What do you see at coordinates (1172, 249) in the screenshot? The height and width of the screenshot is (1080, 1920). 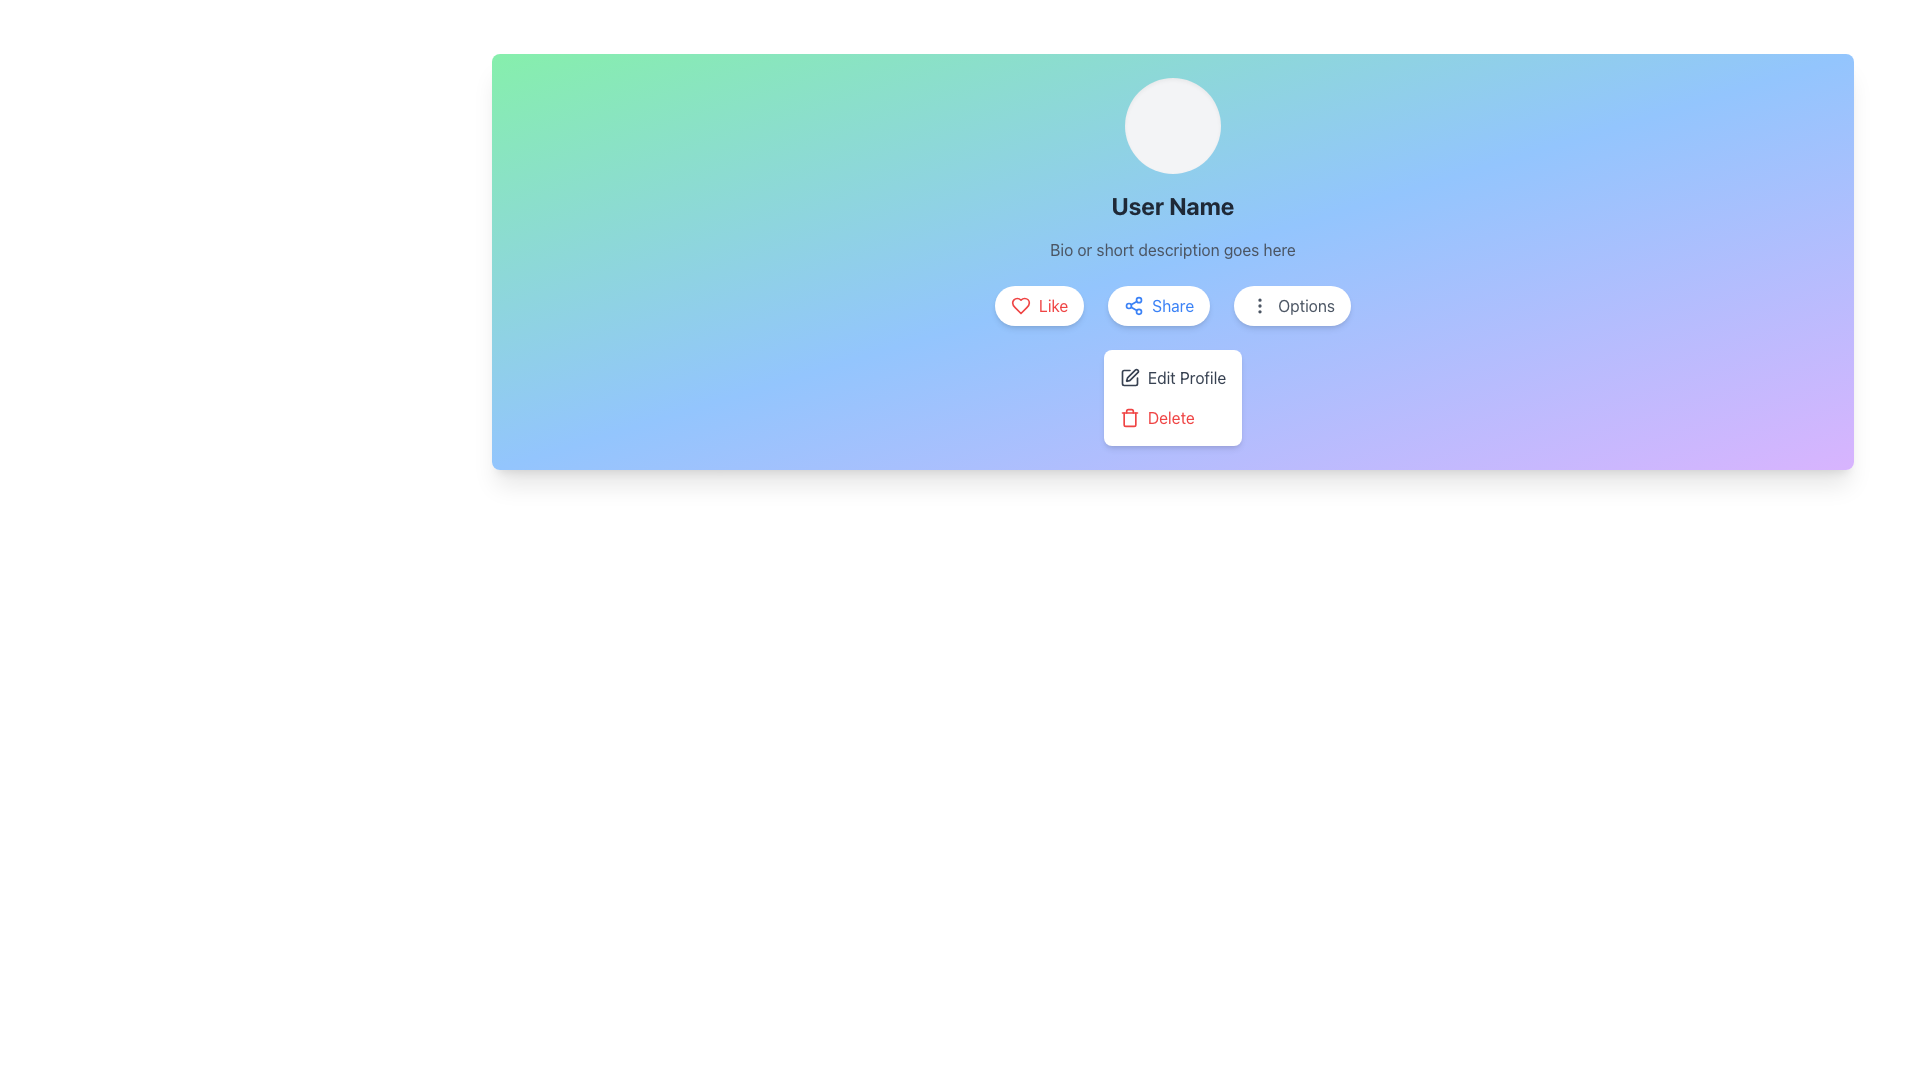 I see `the text label displaying 'Bio or short description goes here', which is styled in gray and located under the username in the user profile section` at bounding box center [1172, 249].